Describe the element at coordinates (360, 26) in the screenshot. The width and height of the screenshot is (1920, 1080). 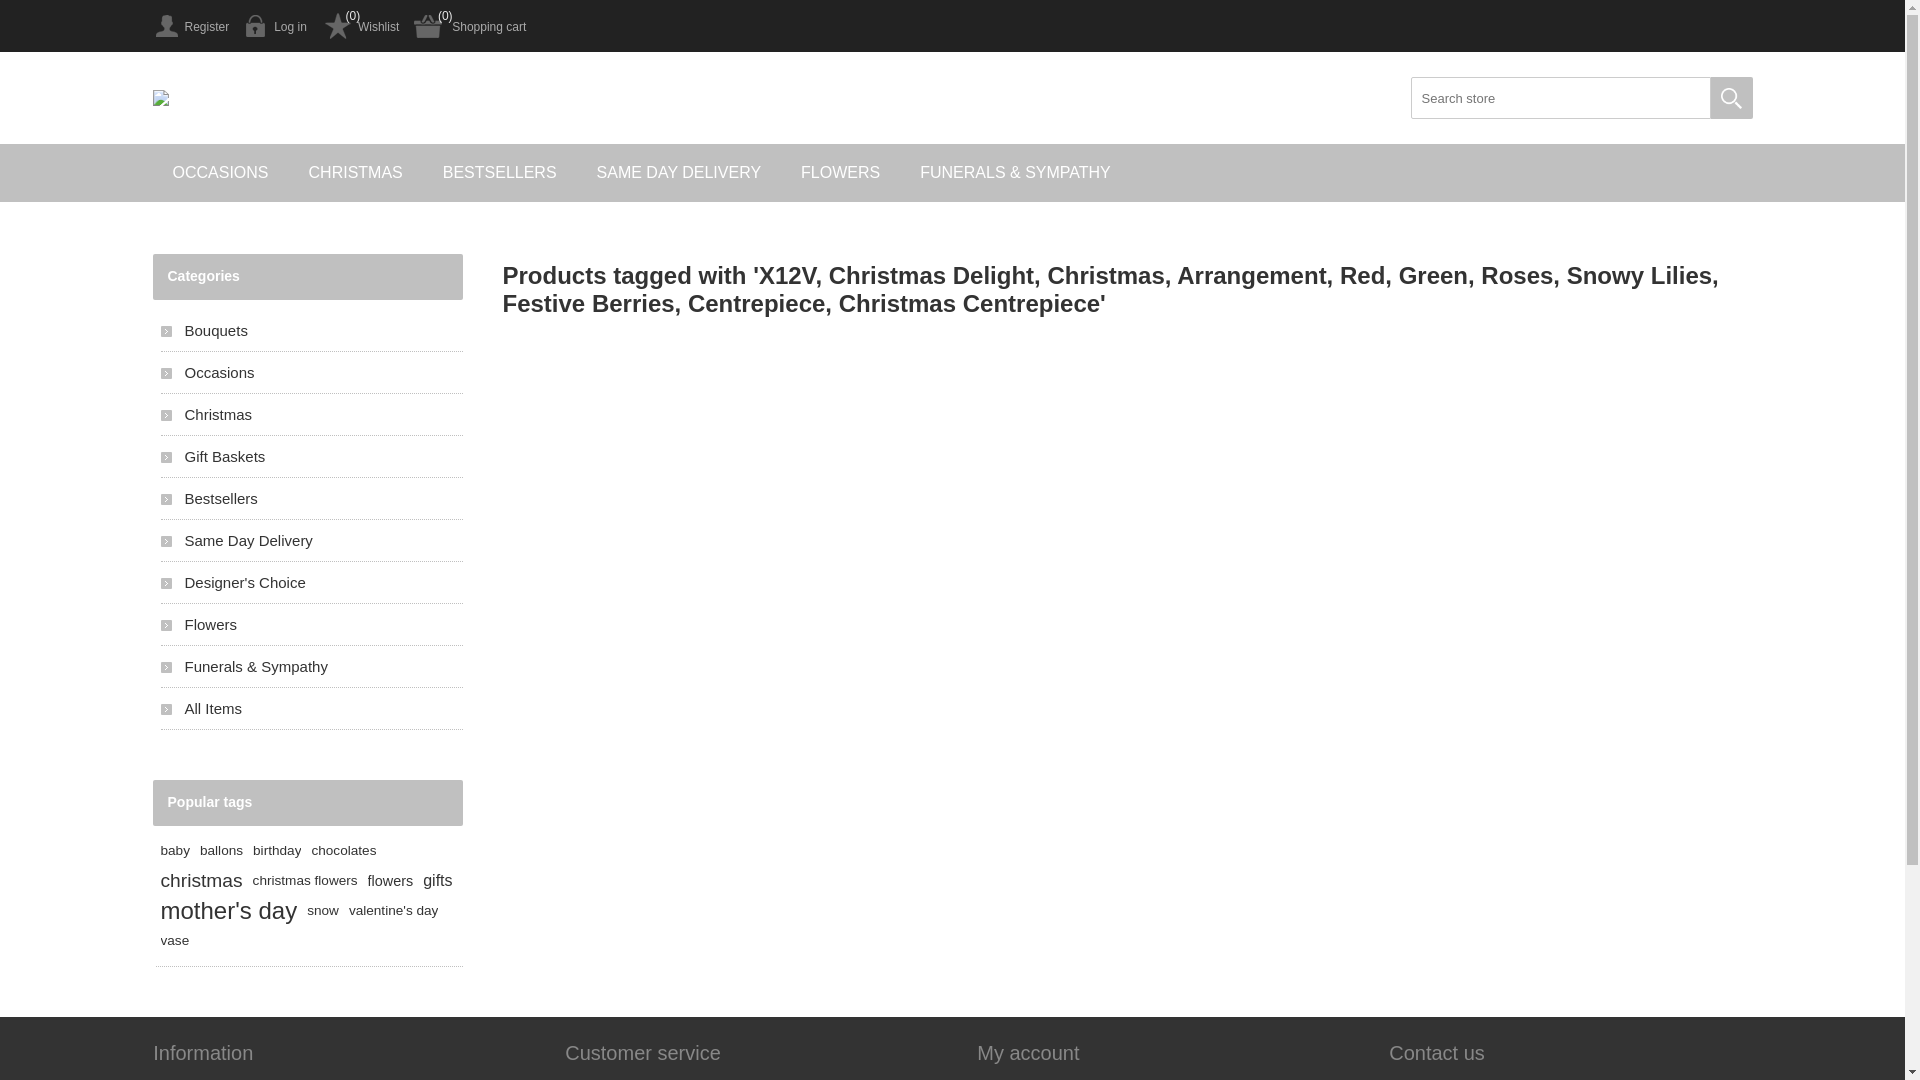
I see `'Wishlist'` at that location.